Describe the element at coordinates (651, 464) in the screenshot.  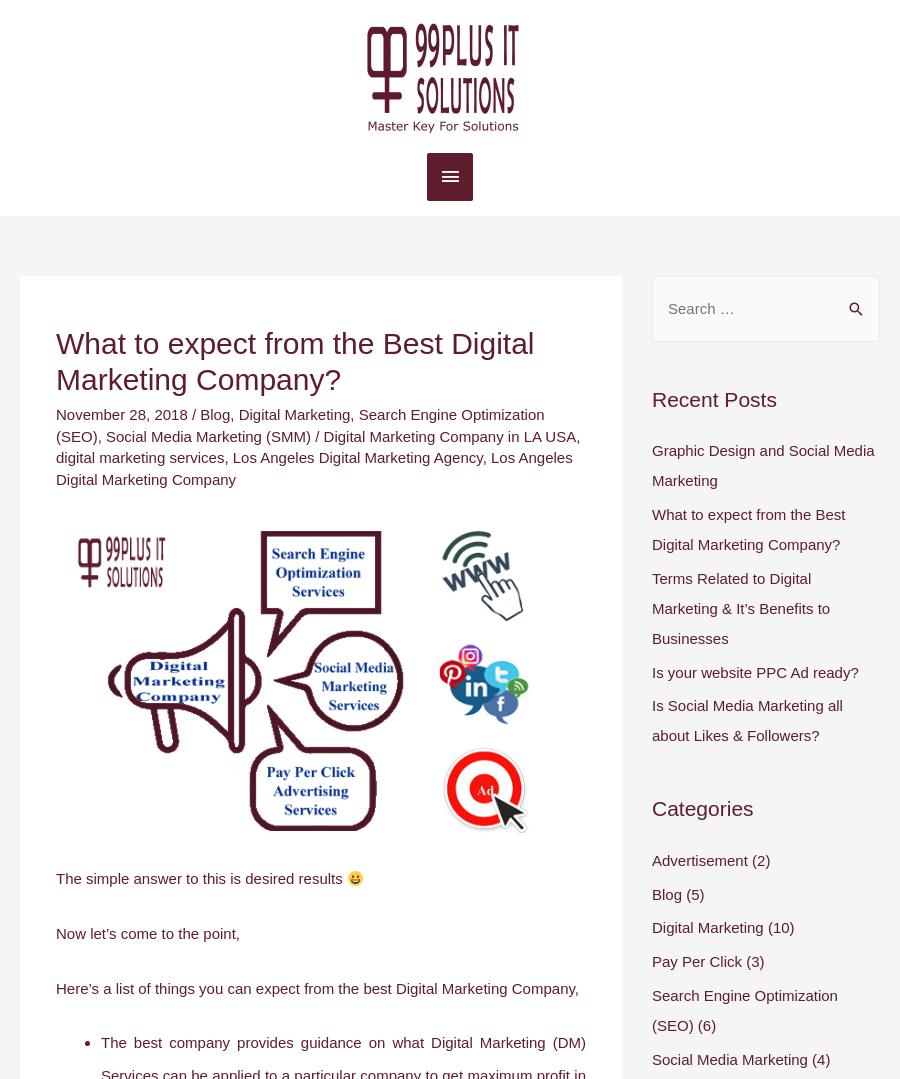
I see `'Graphic Design and Social Media Marketing'` at that location.